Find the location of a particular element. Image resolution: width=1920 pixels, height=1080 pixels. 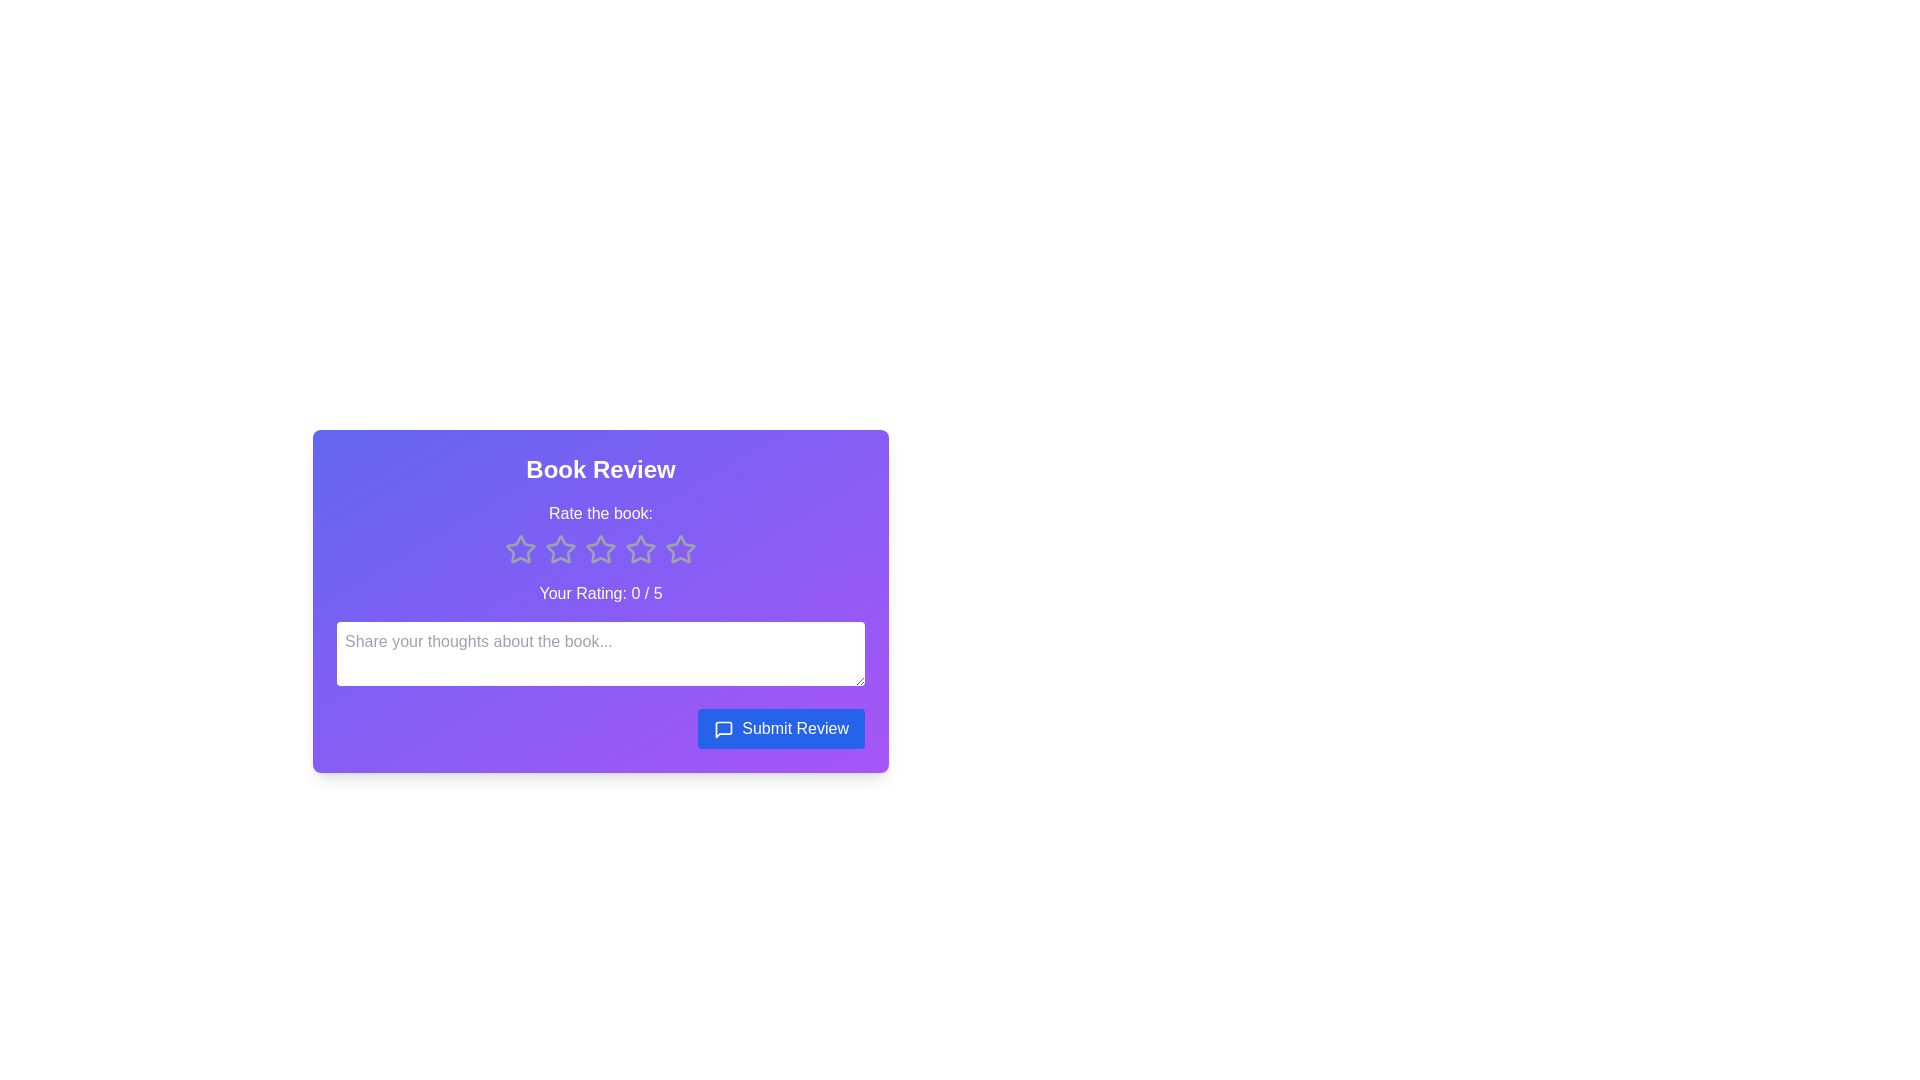

the book rating to 4 stars by clicking the corresponding star is located at coordinates (641, 550).